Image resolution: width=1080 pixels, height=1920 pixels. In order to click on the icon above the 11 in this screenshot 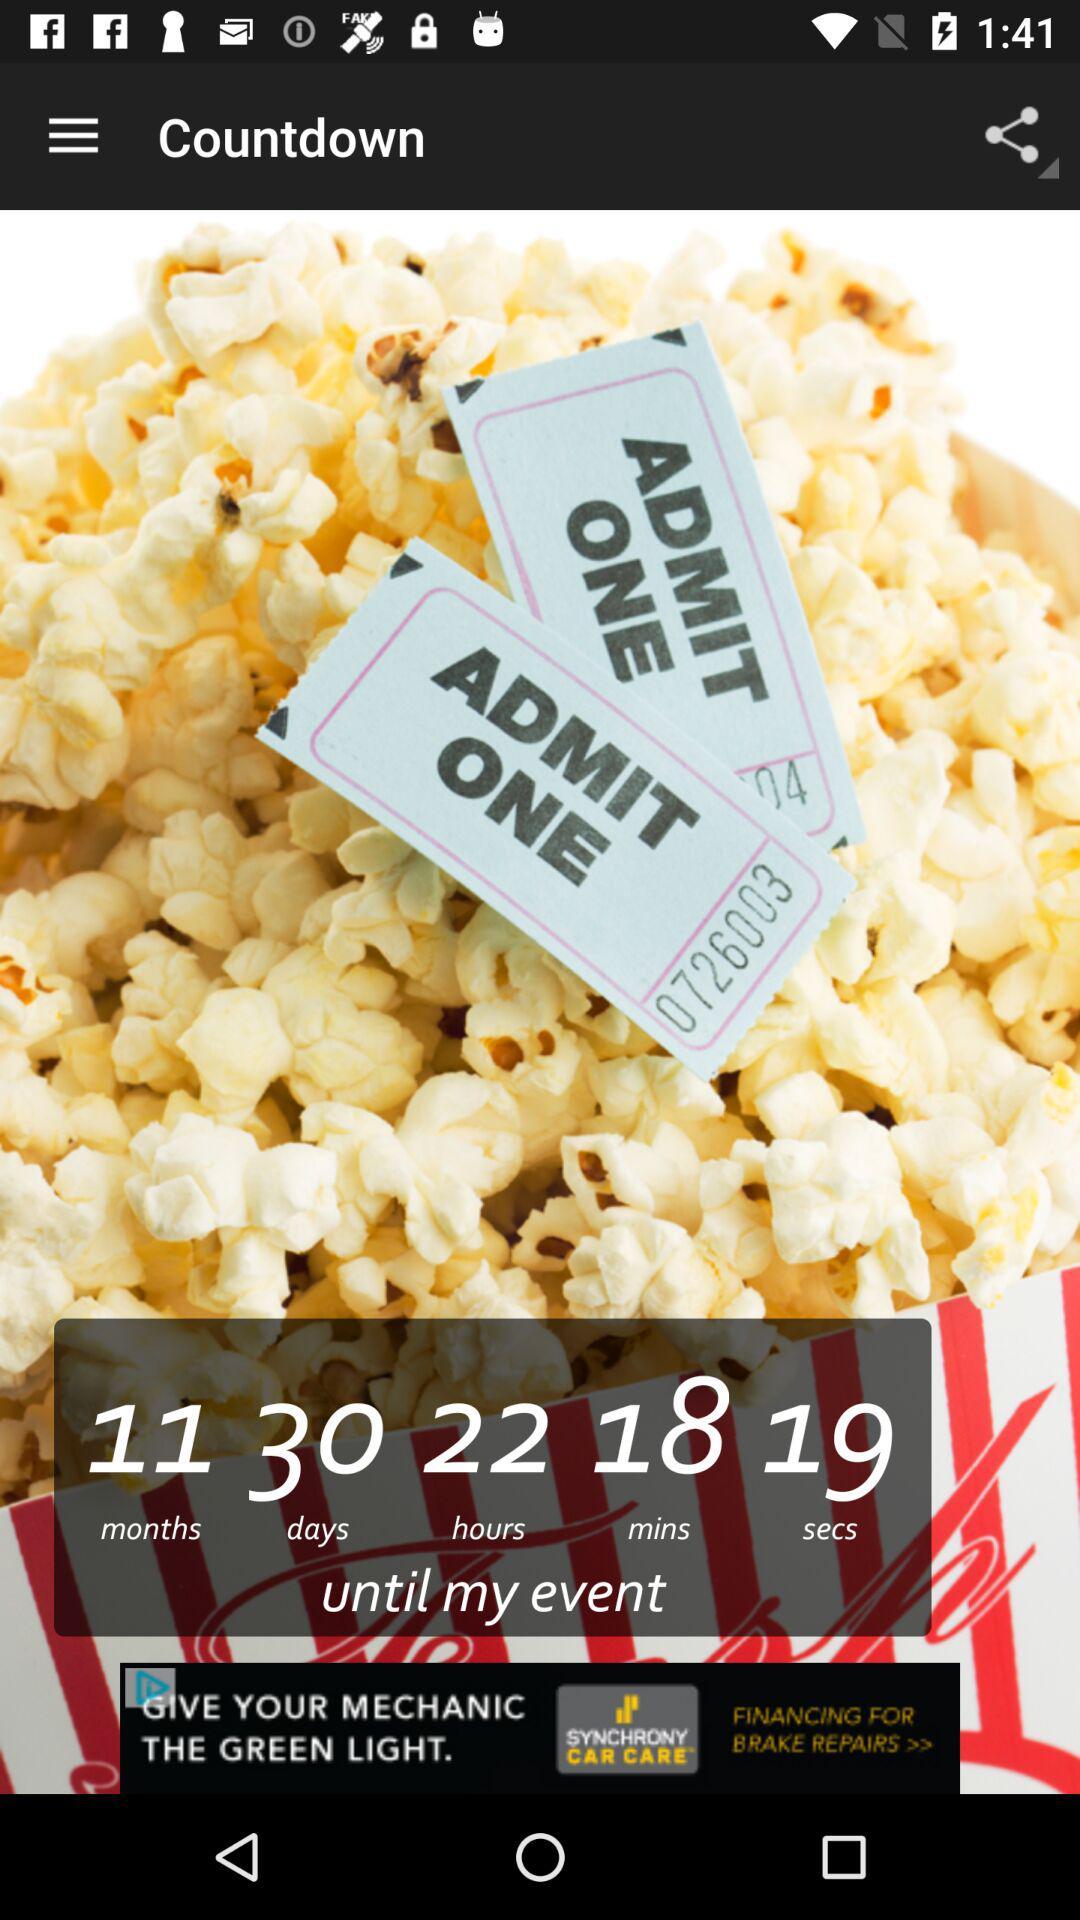, I will do `click(72, 135)`.